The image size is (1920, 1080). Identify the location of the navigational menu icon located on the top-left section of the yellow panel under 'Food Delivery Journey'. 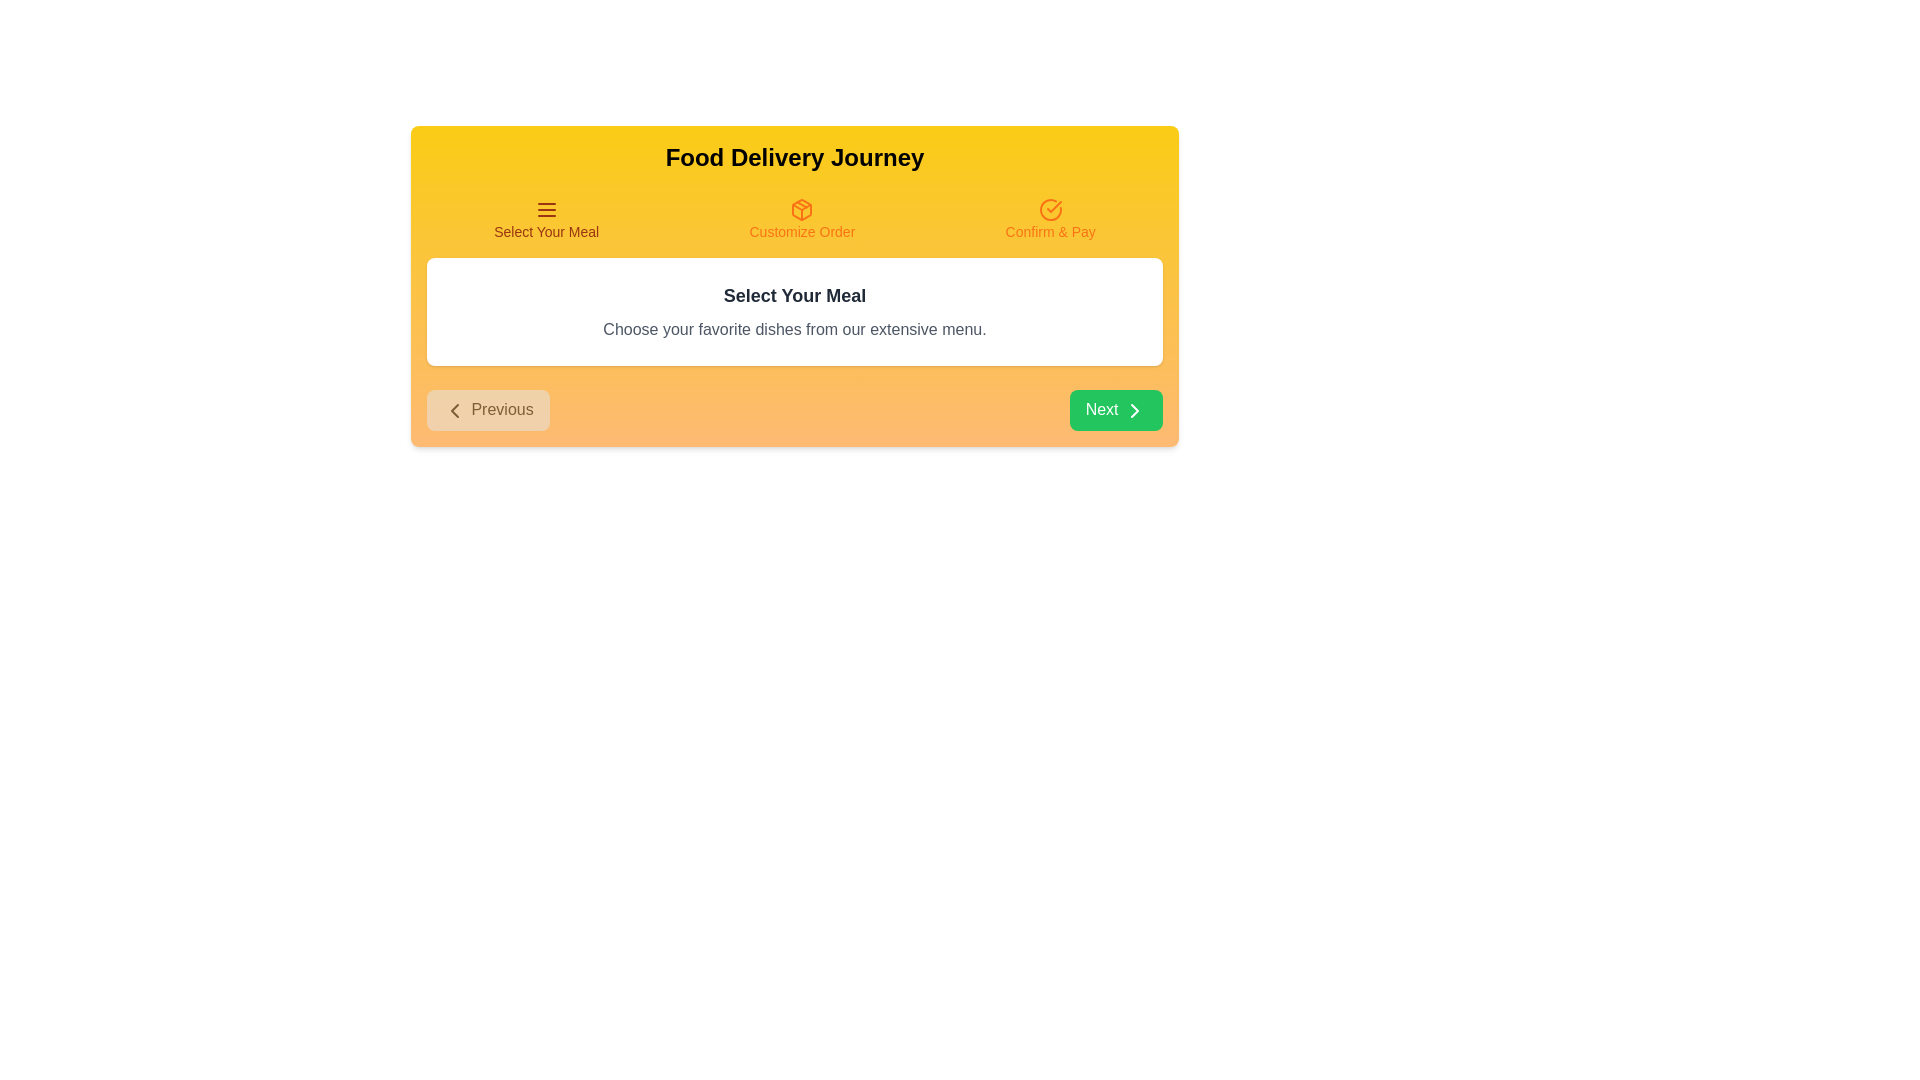
(546, 209).